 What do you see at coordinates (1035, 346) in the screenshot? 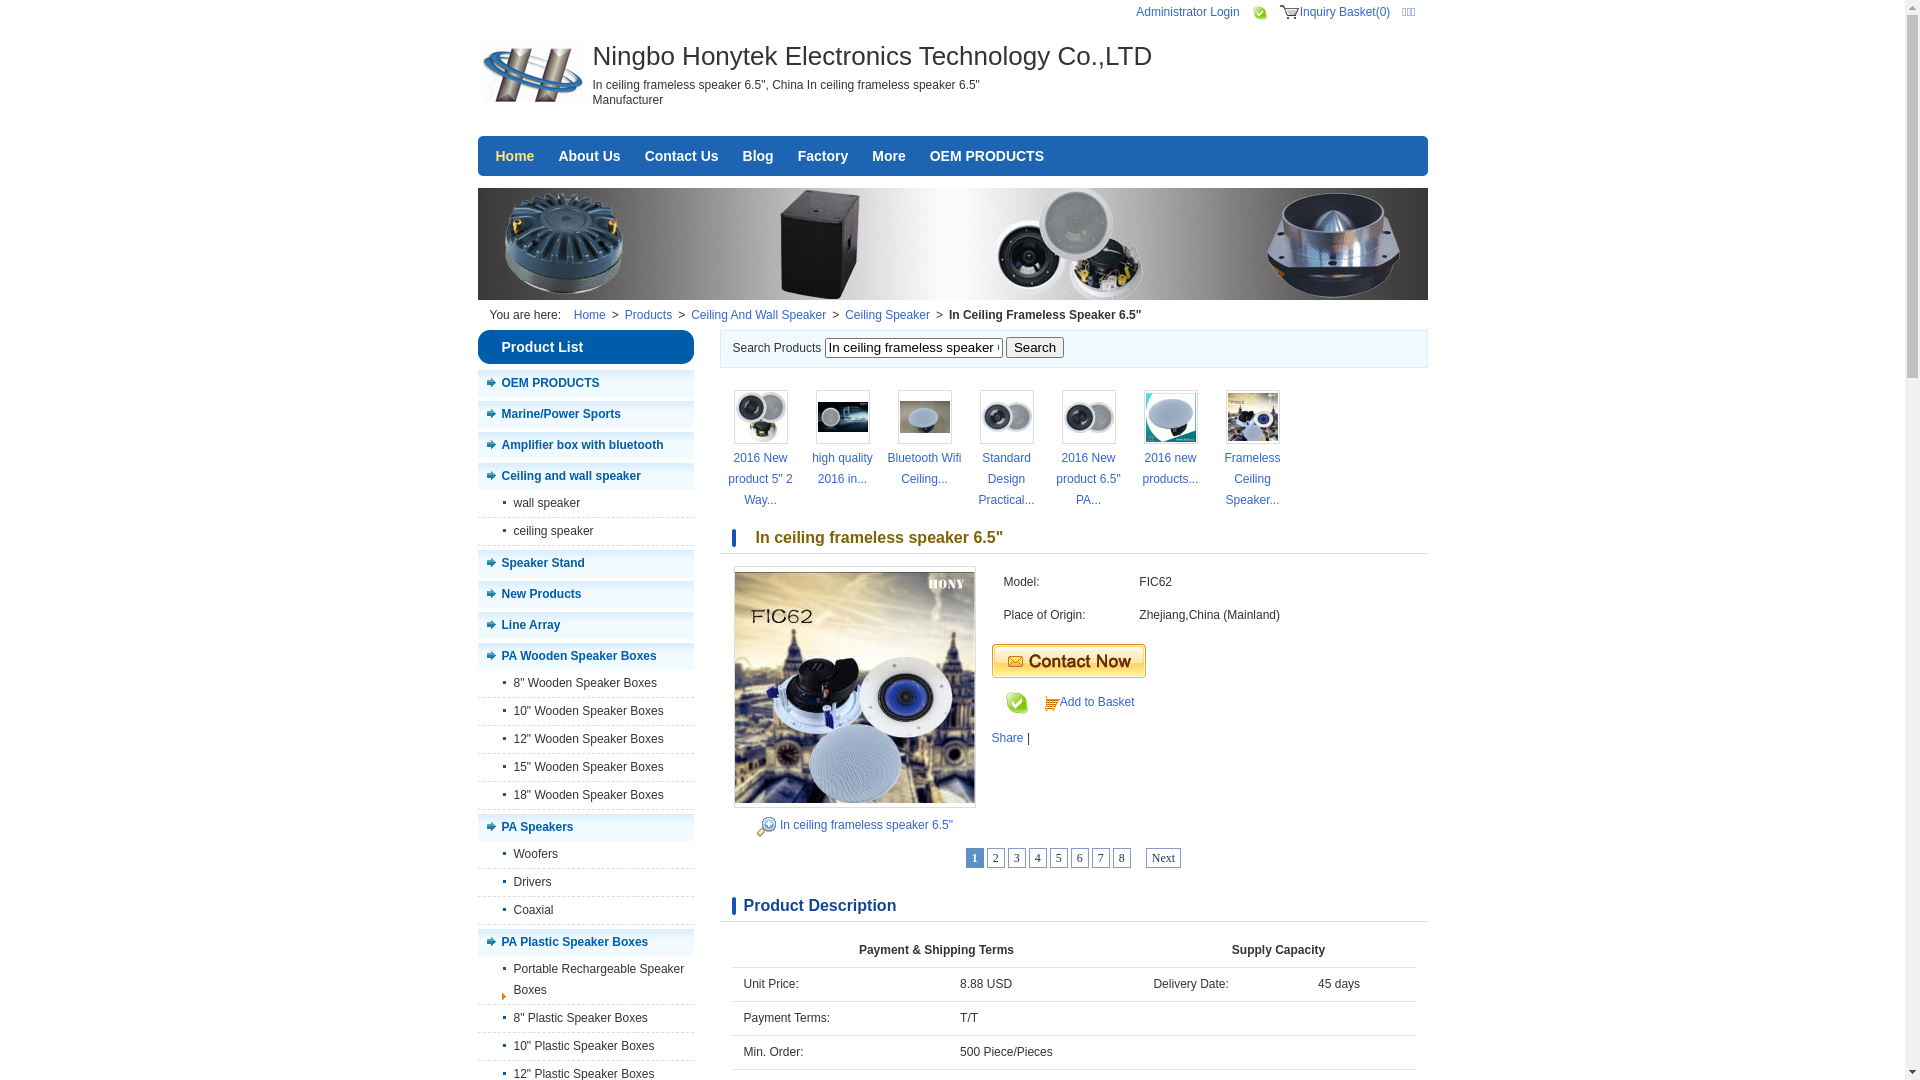
I see `'Search'` at bounding box center [1035, 346].